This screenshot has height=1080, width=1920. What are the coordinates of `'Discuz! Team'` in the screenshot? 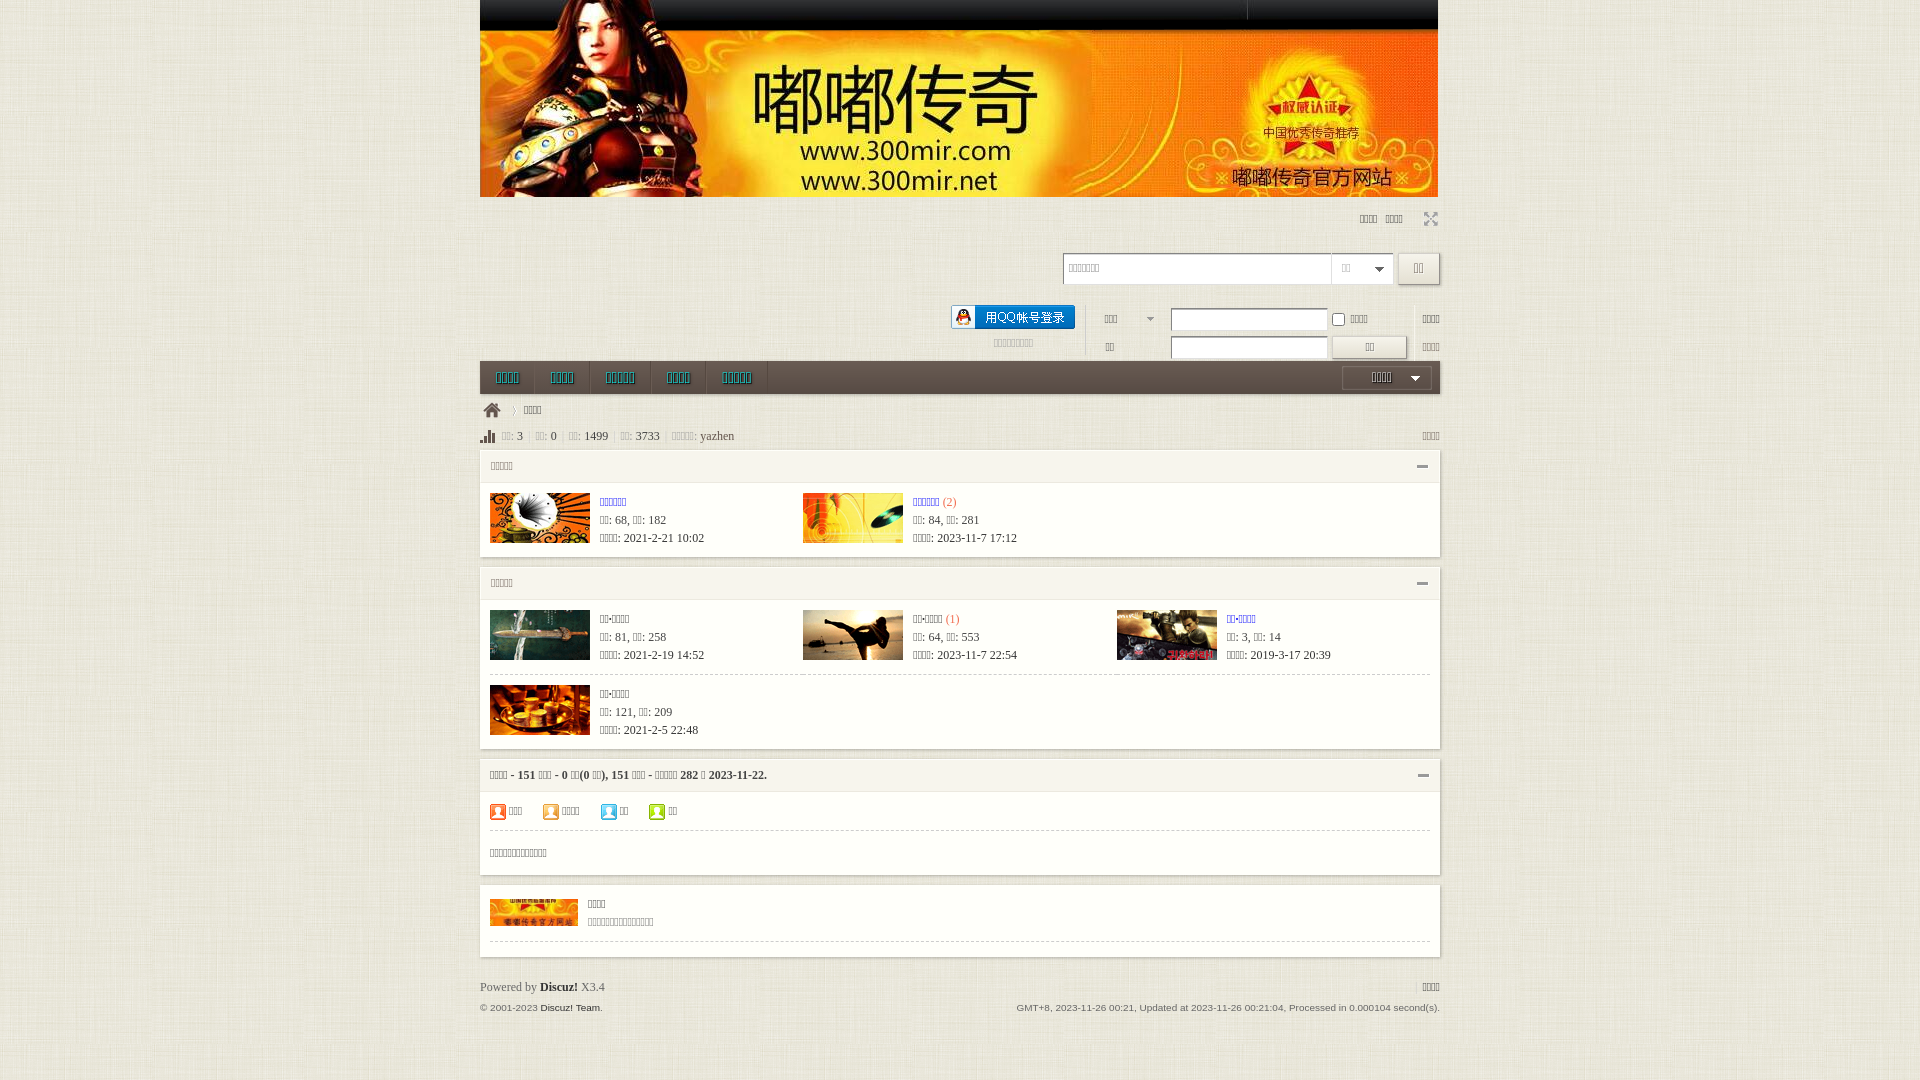 It's located at (569, 1007).